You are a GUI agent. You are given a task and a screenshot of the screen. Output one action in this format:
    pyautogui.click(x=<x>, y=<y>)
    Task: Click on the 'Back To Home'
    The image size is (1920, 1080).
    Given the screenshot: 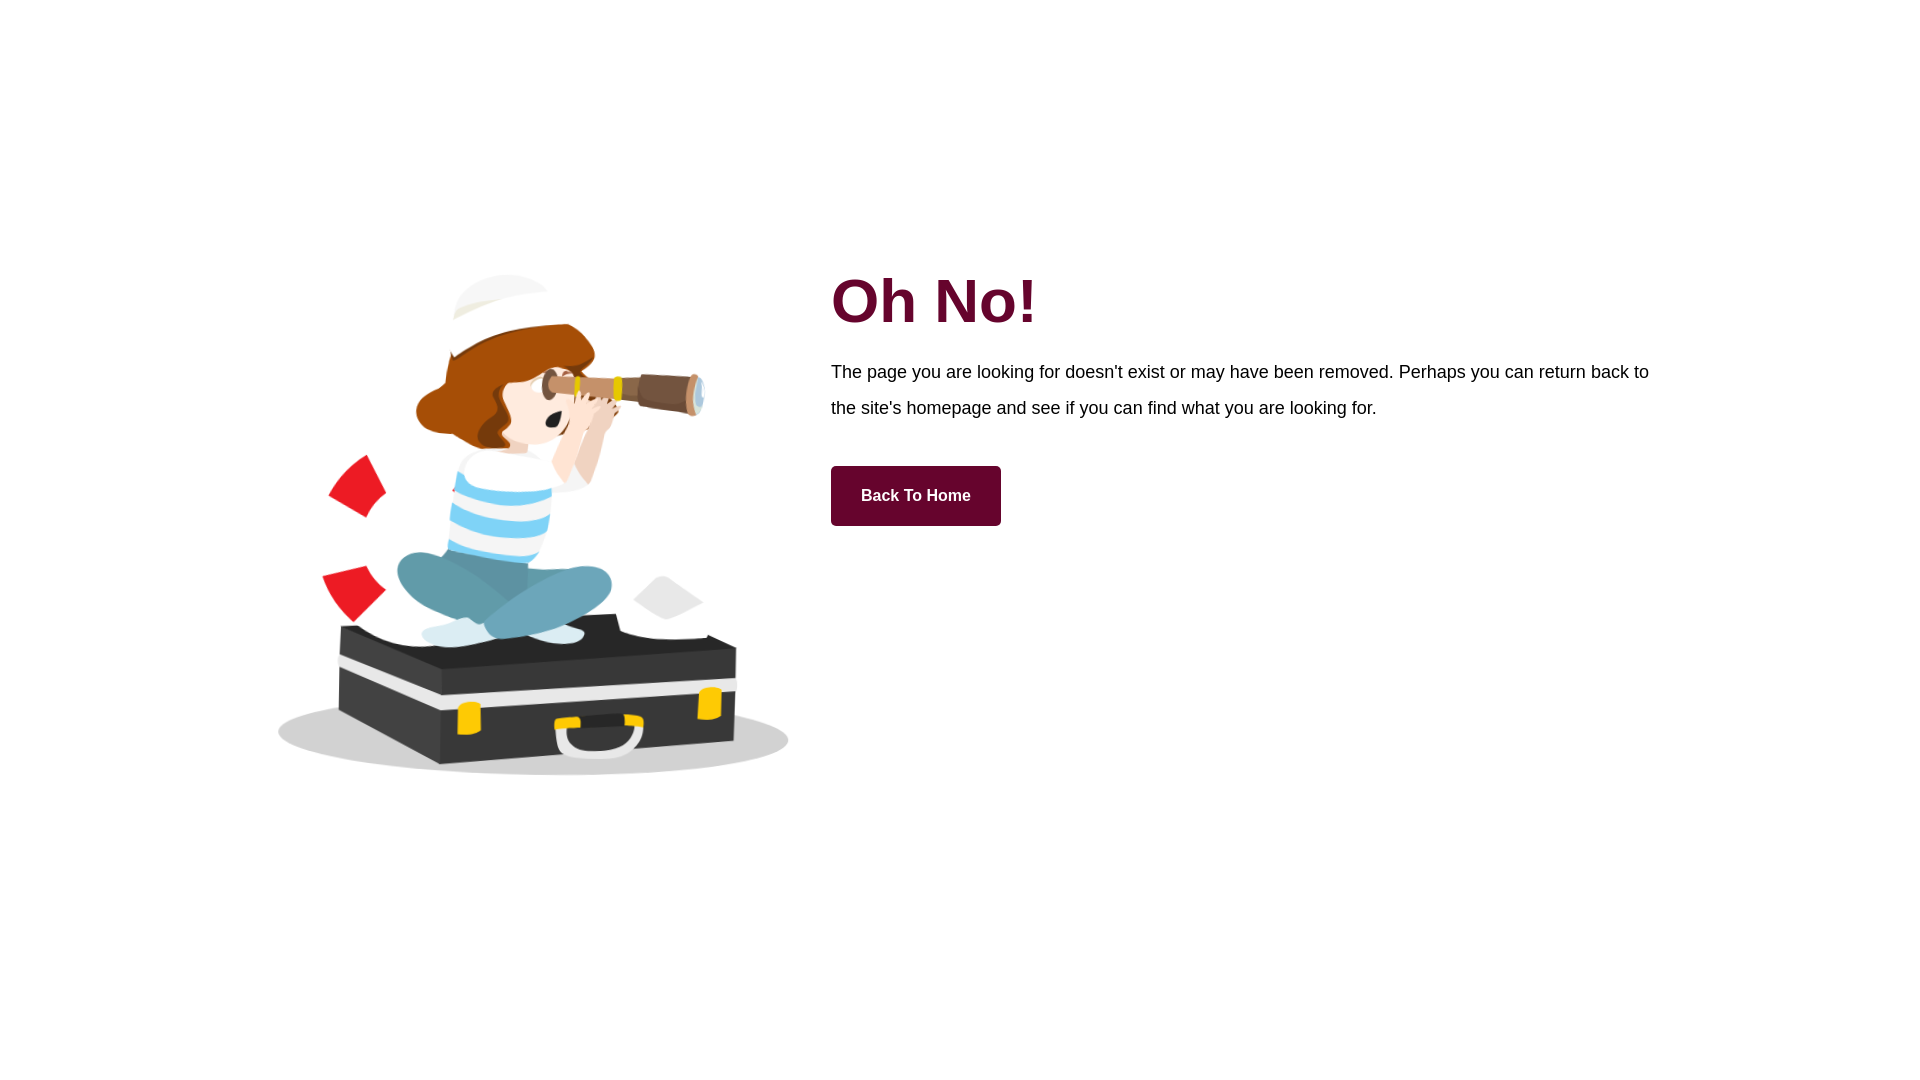 What is the action you would take?
    pyautogui.click(x=915, y=495)
    